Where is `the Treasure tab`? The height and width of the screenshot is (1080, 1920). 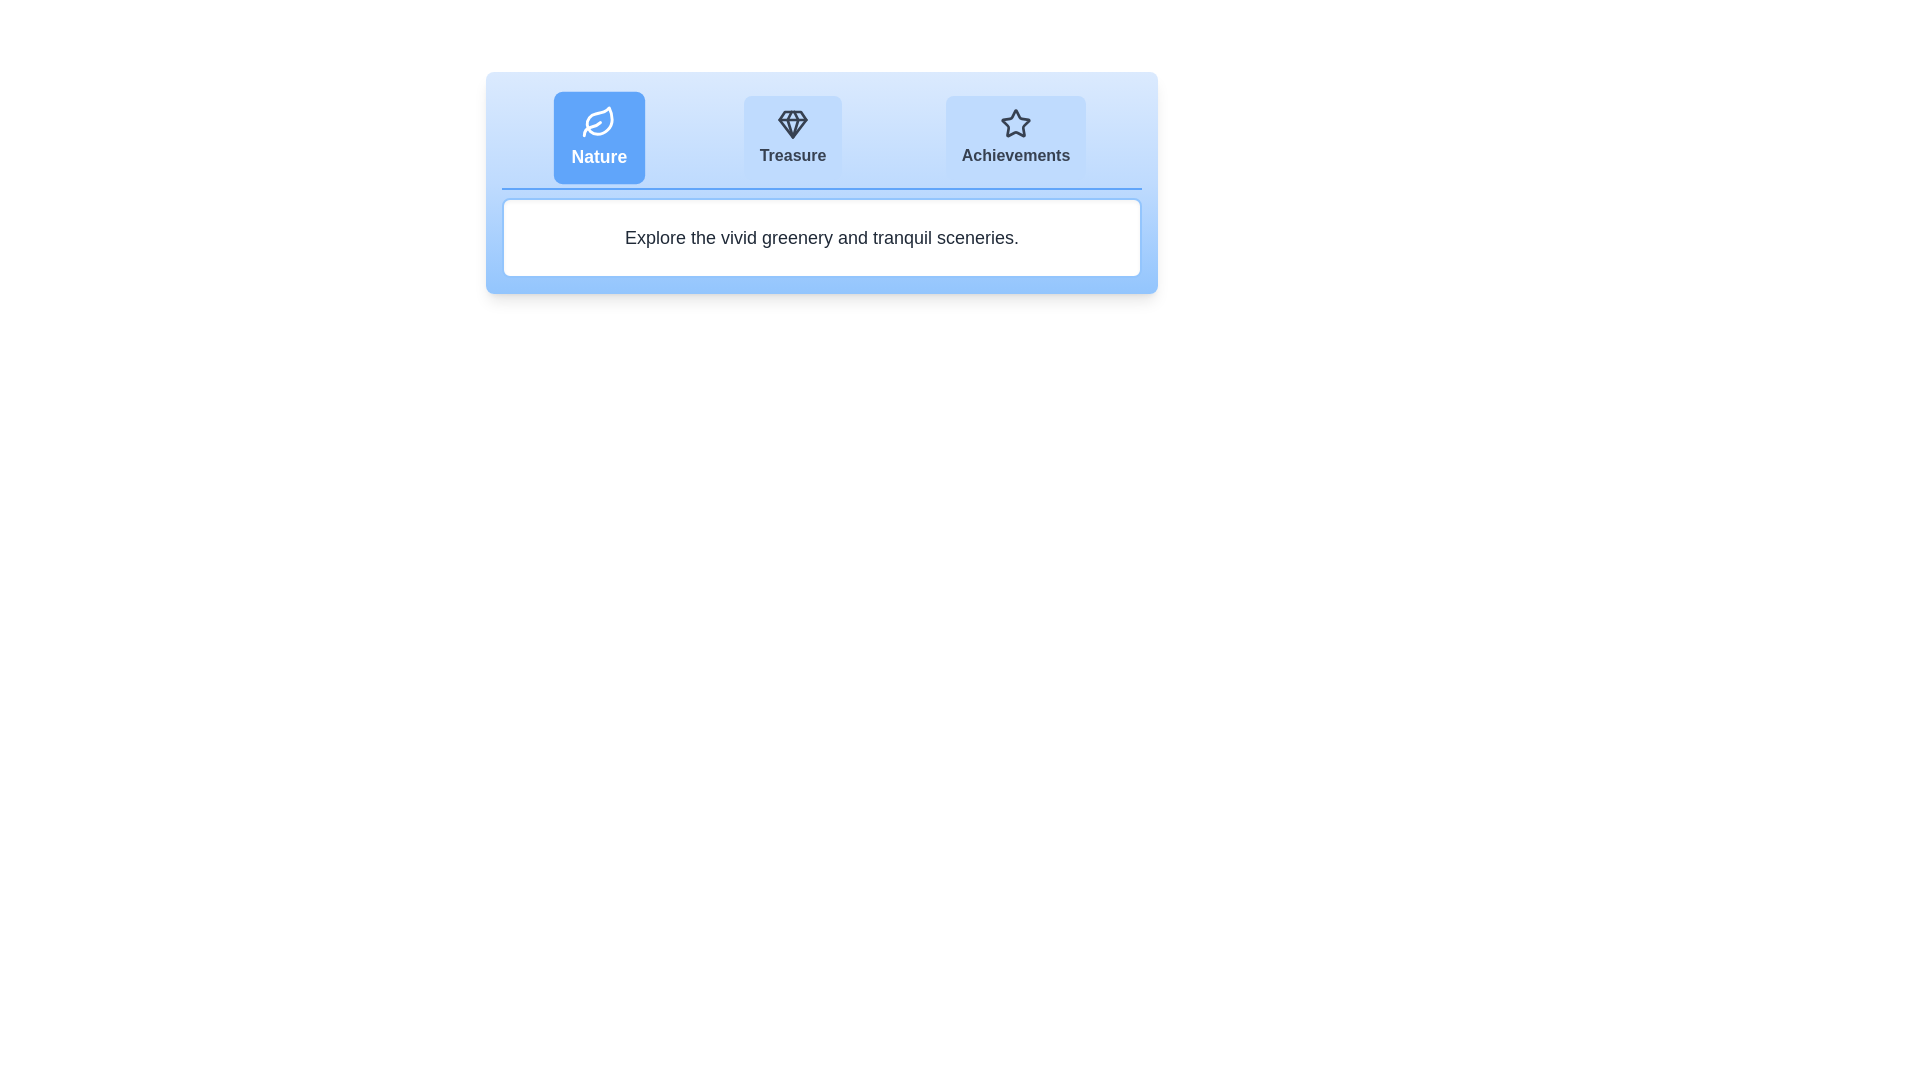
the Treasure tab is located at coordinates (791, 137).